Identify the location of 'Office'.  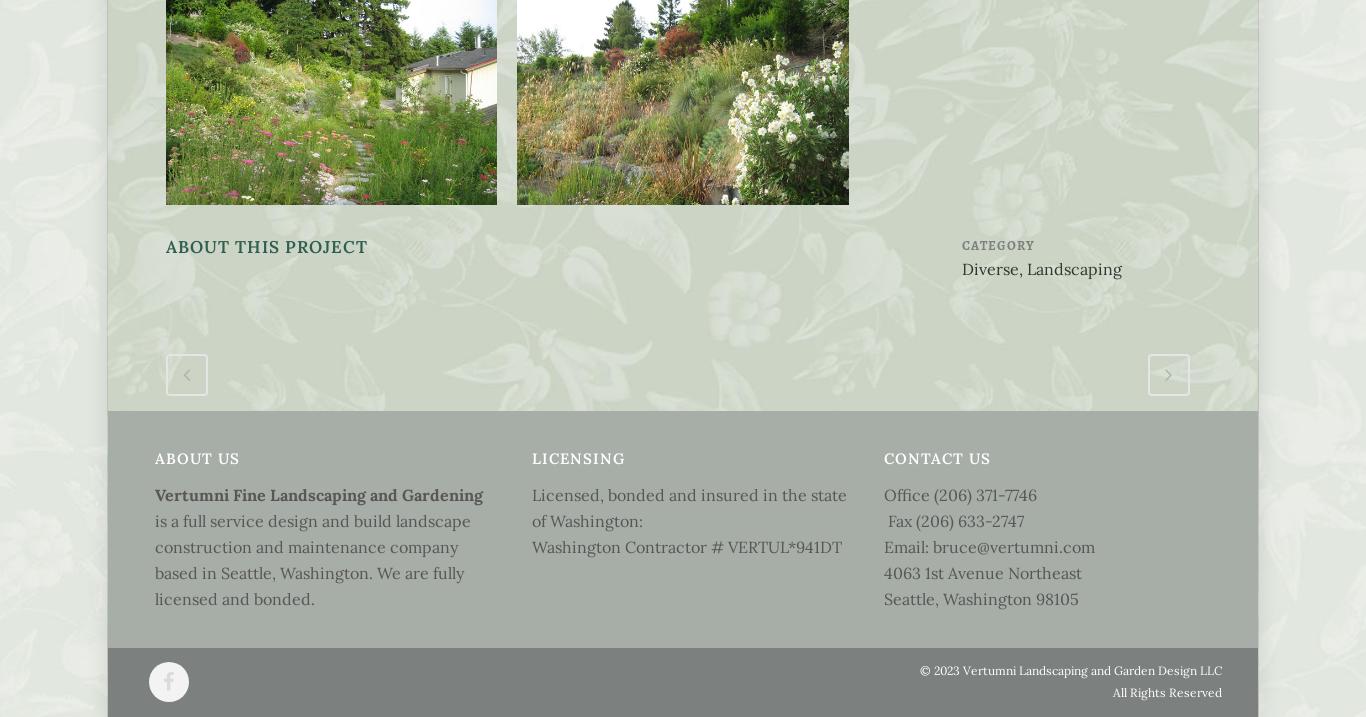
(907, 493).